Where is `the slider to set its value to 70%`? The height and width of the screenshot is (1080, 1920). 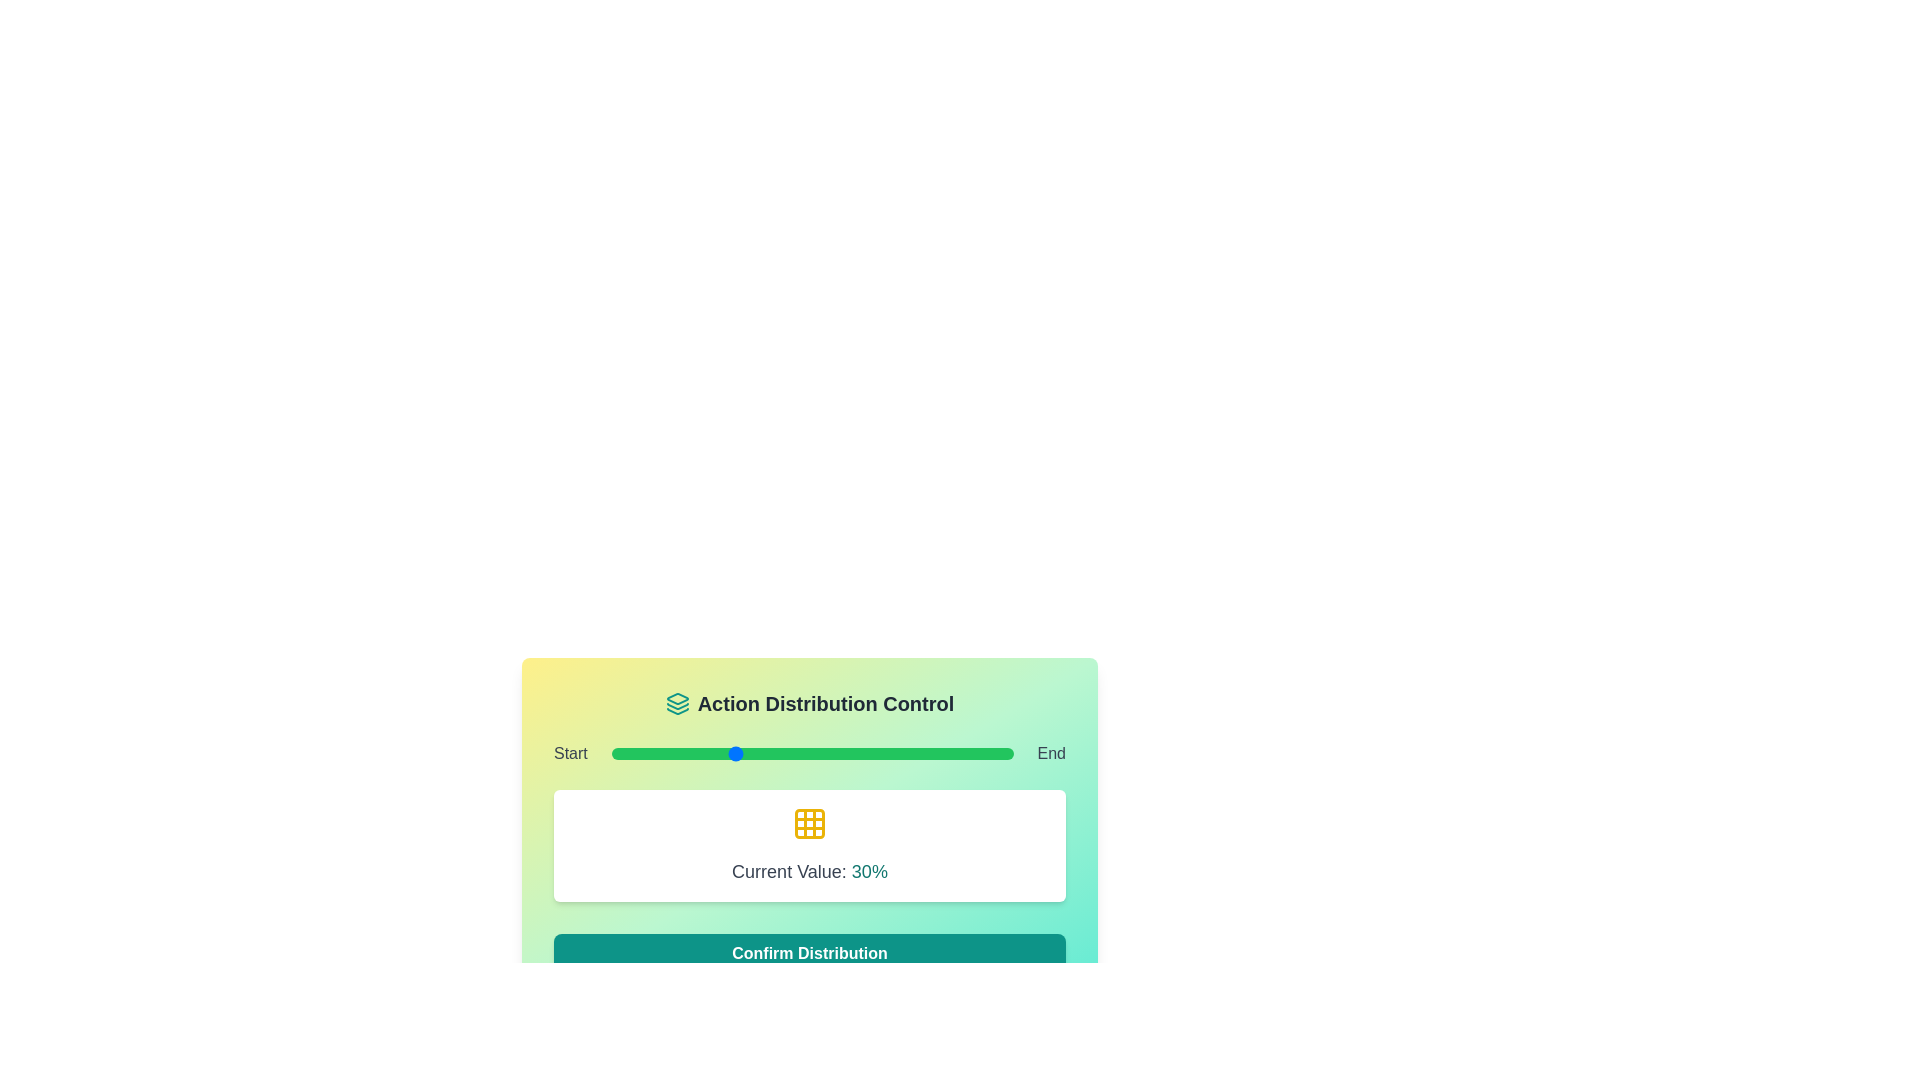 the slider to set its value to 70% is located at coordinates (891, 753).